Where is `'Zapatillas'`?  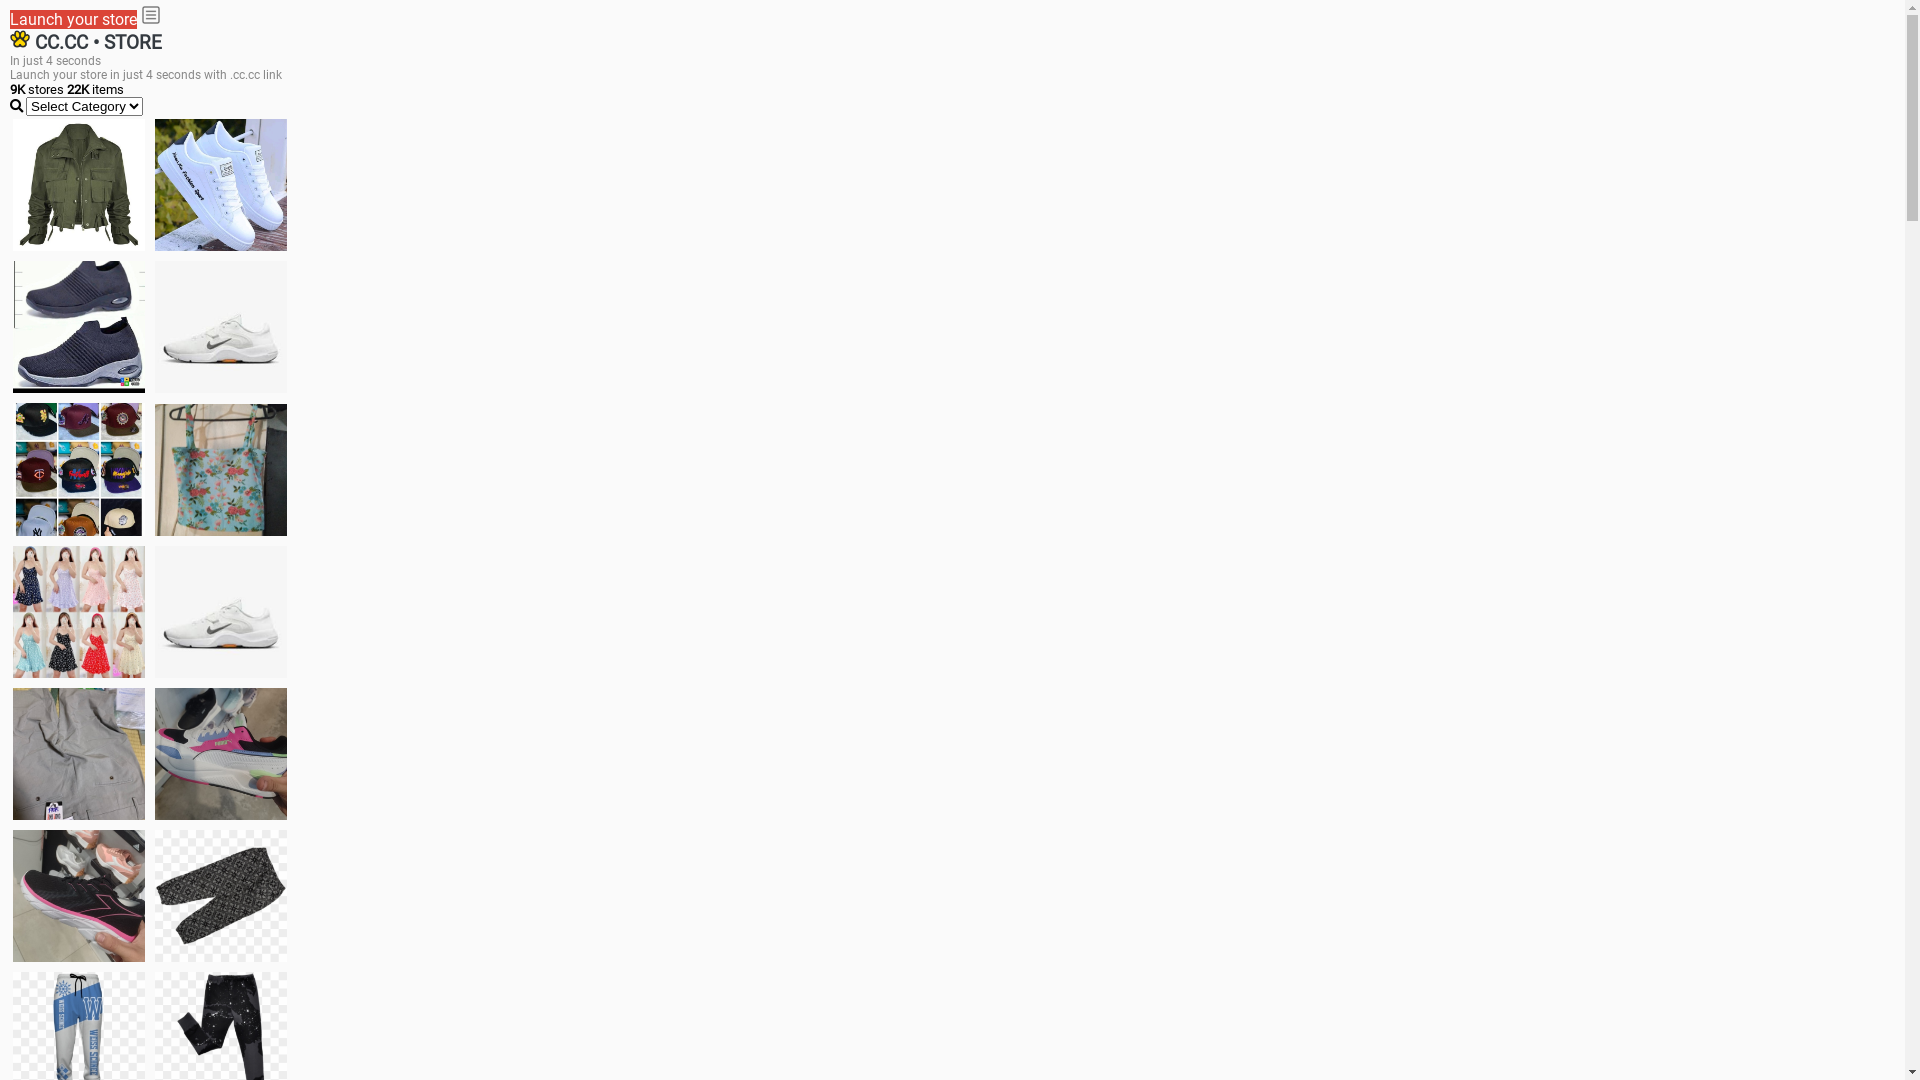
'Zapatillas' is located at coordinates (78, 894).